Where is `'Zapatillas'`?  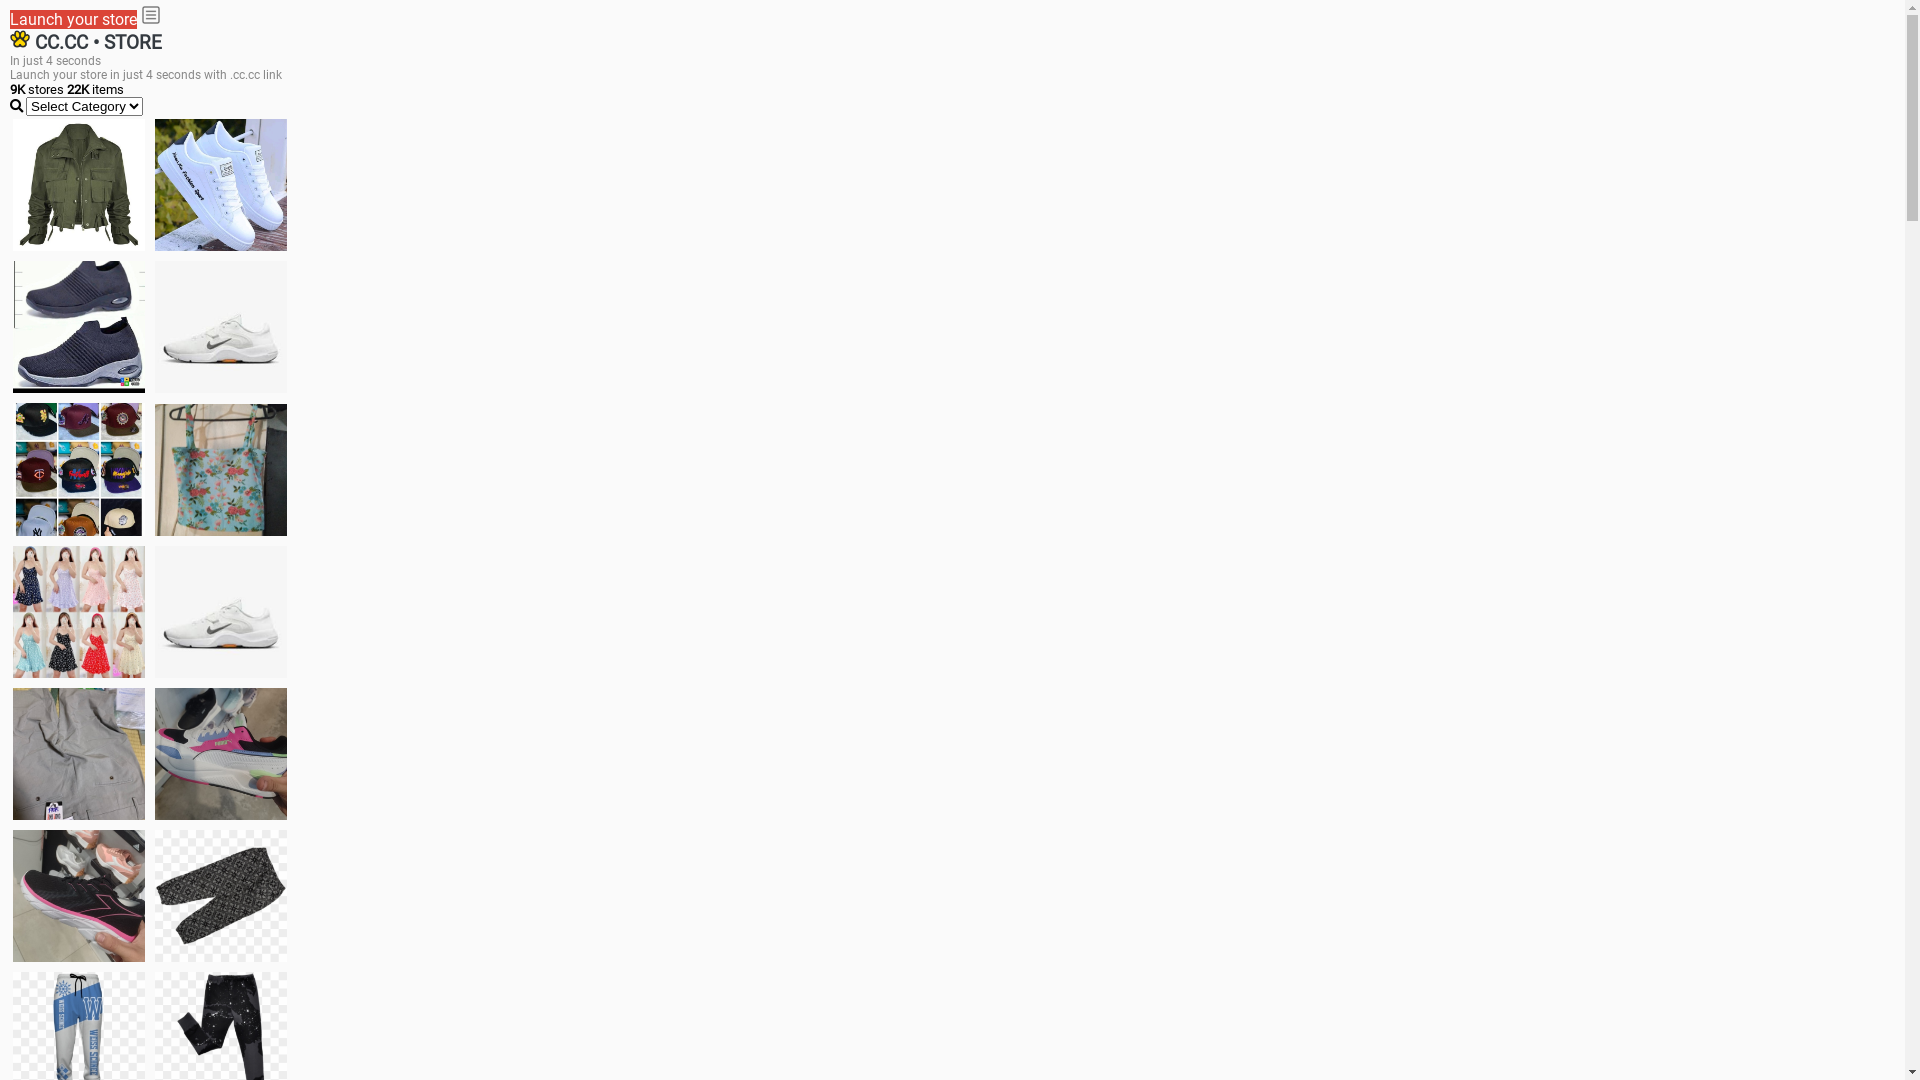
'Zapatillas' is located at coordinates (78, 894).